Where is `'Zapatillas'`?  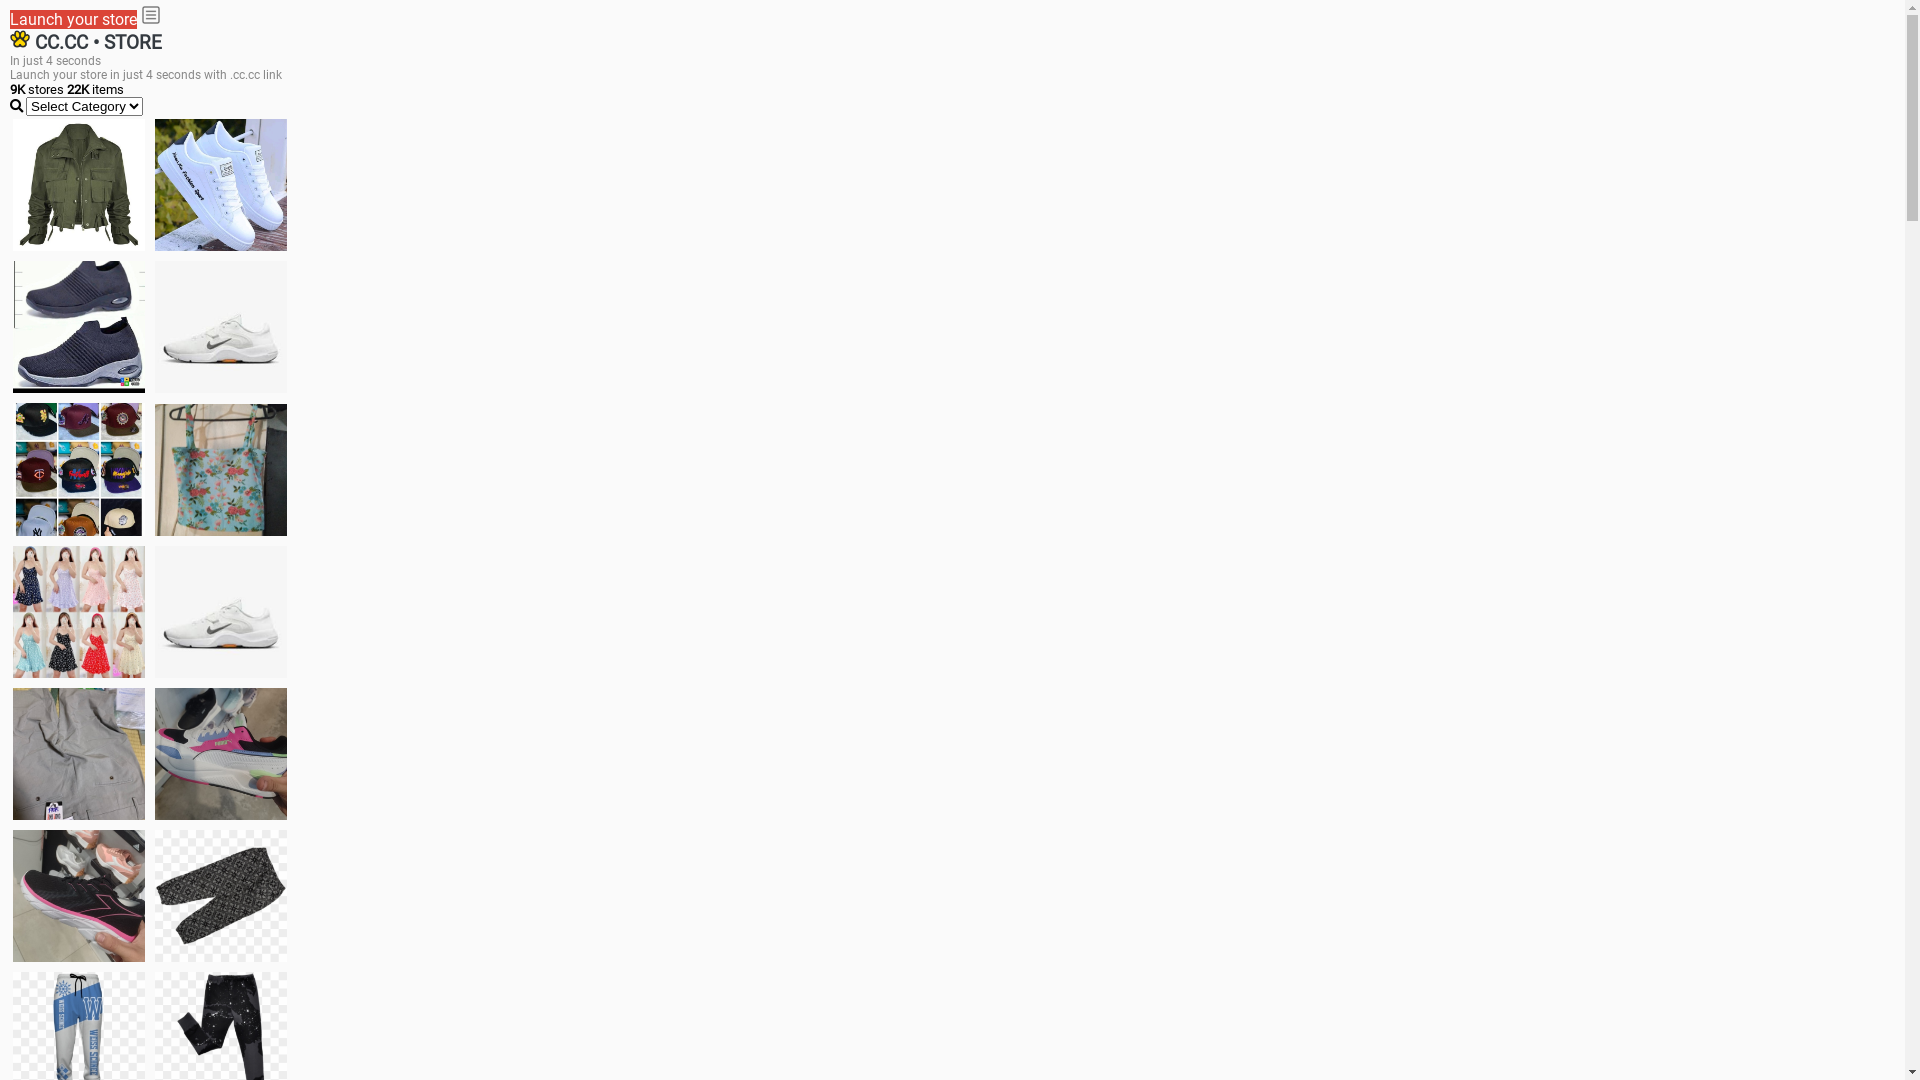
'Zapatillas' is located at coordinates (78, 894).